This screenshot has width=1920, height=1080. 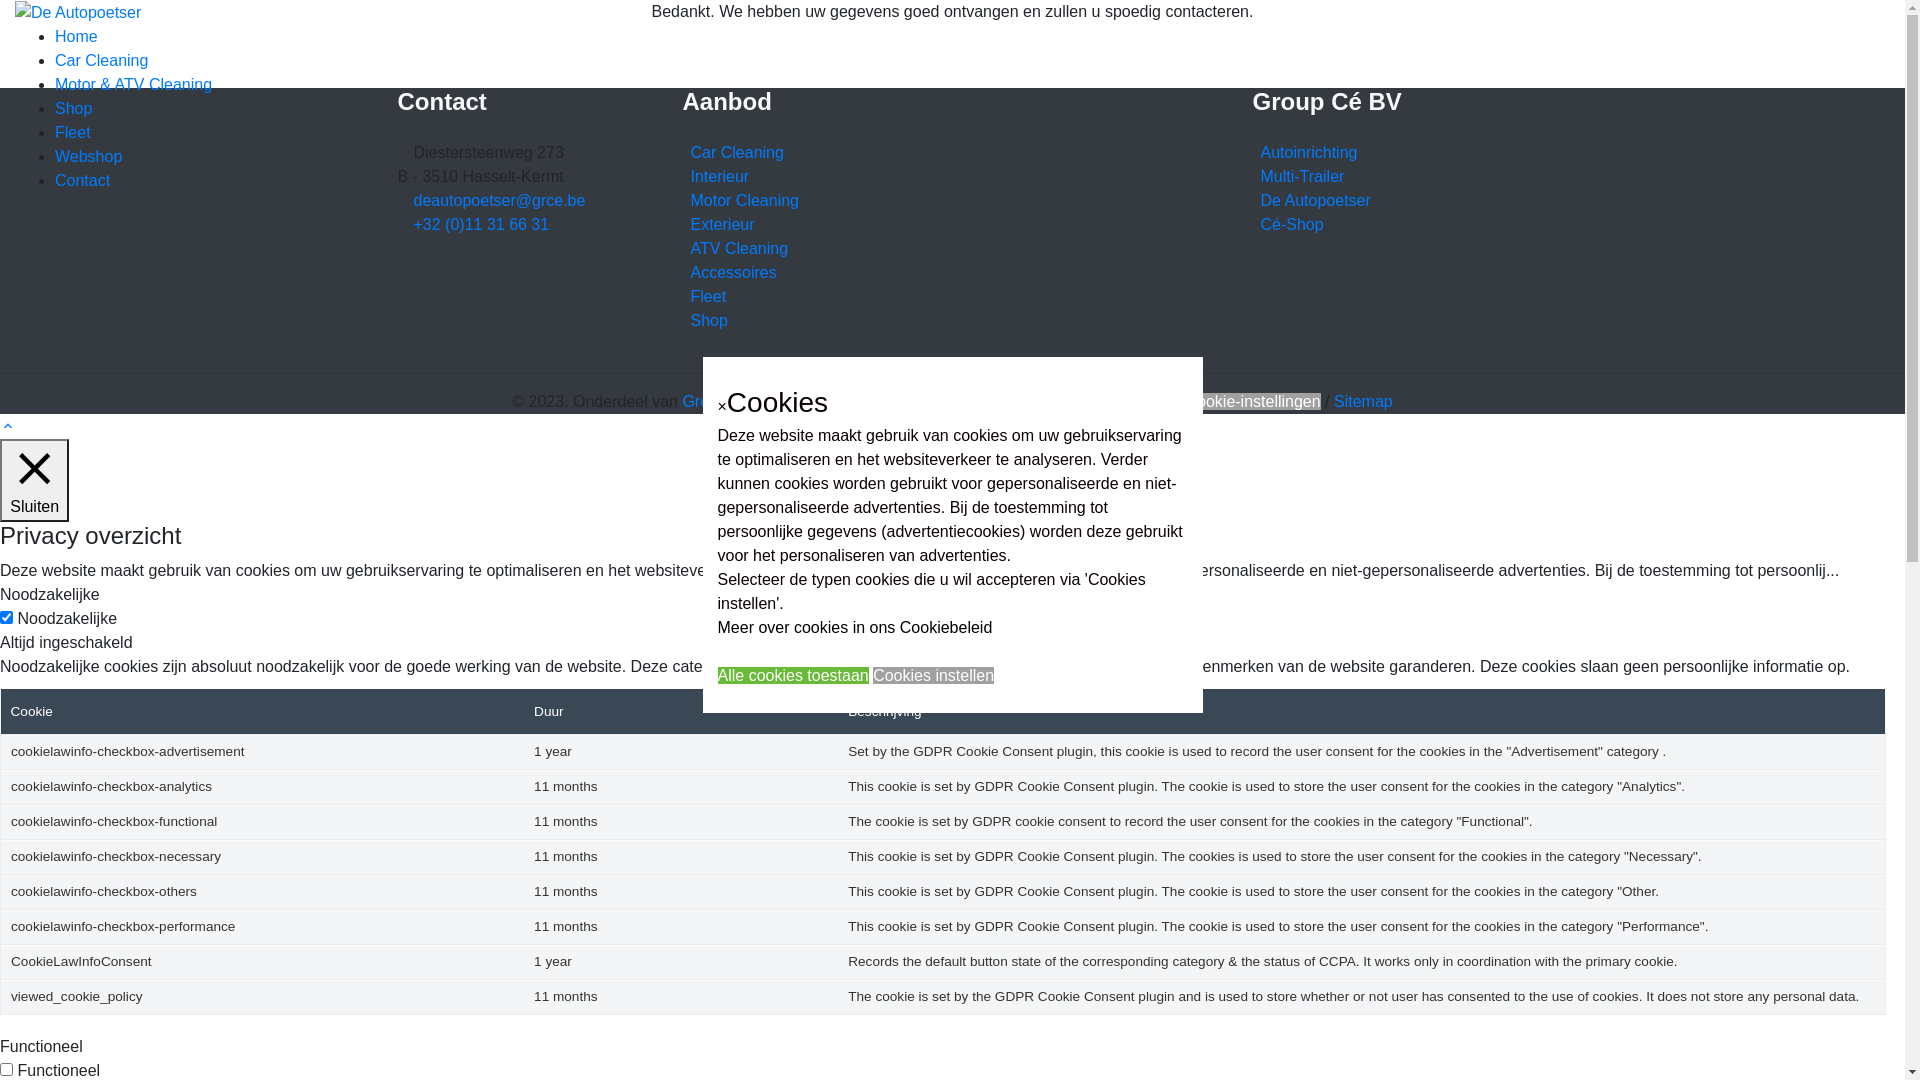 What do you see at coordinates (932, 675) in the screenshot?
I see `'Cookies instellen'` at bounding box center [932, 675].